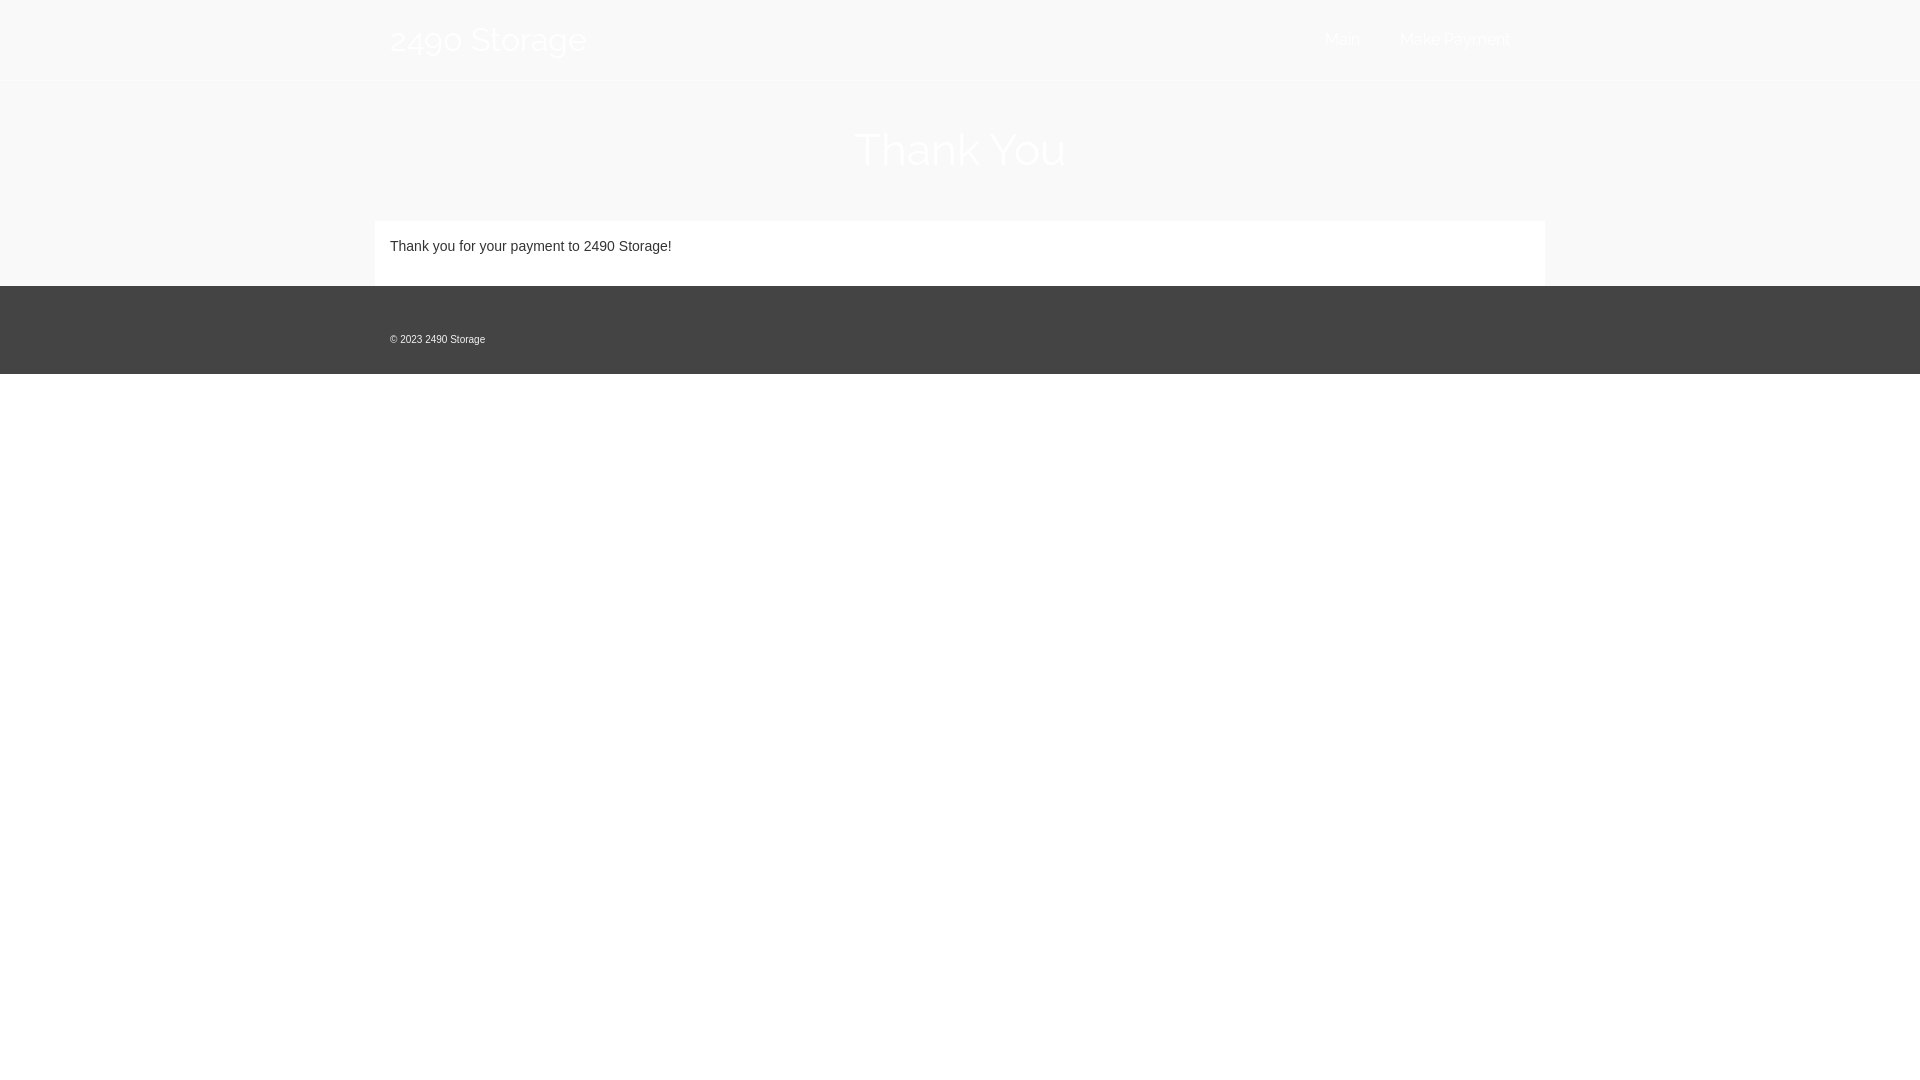  I want to click on 'Main', so click(1342, 39).